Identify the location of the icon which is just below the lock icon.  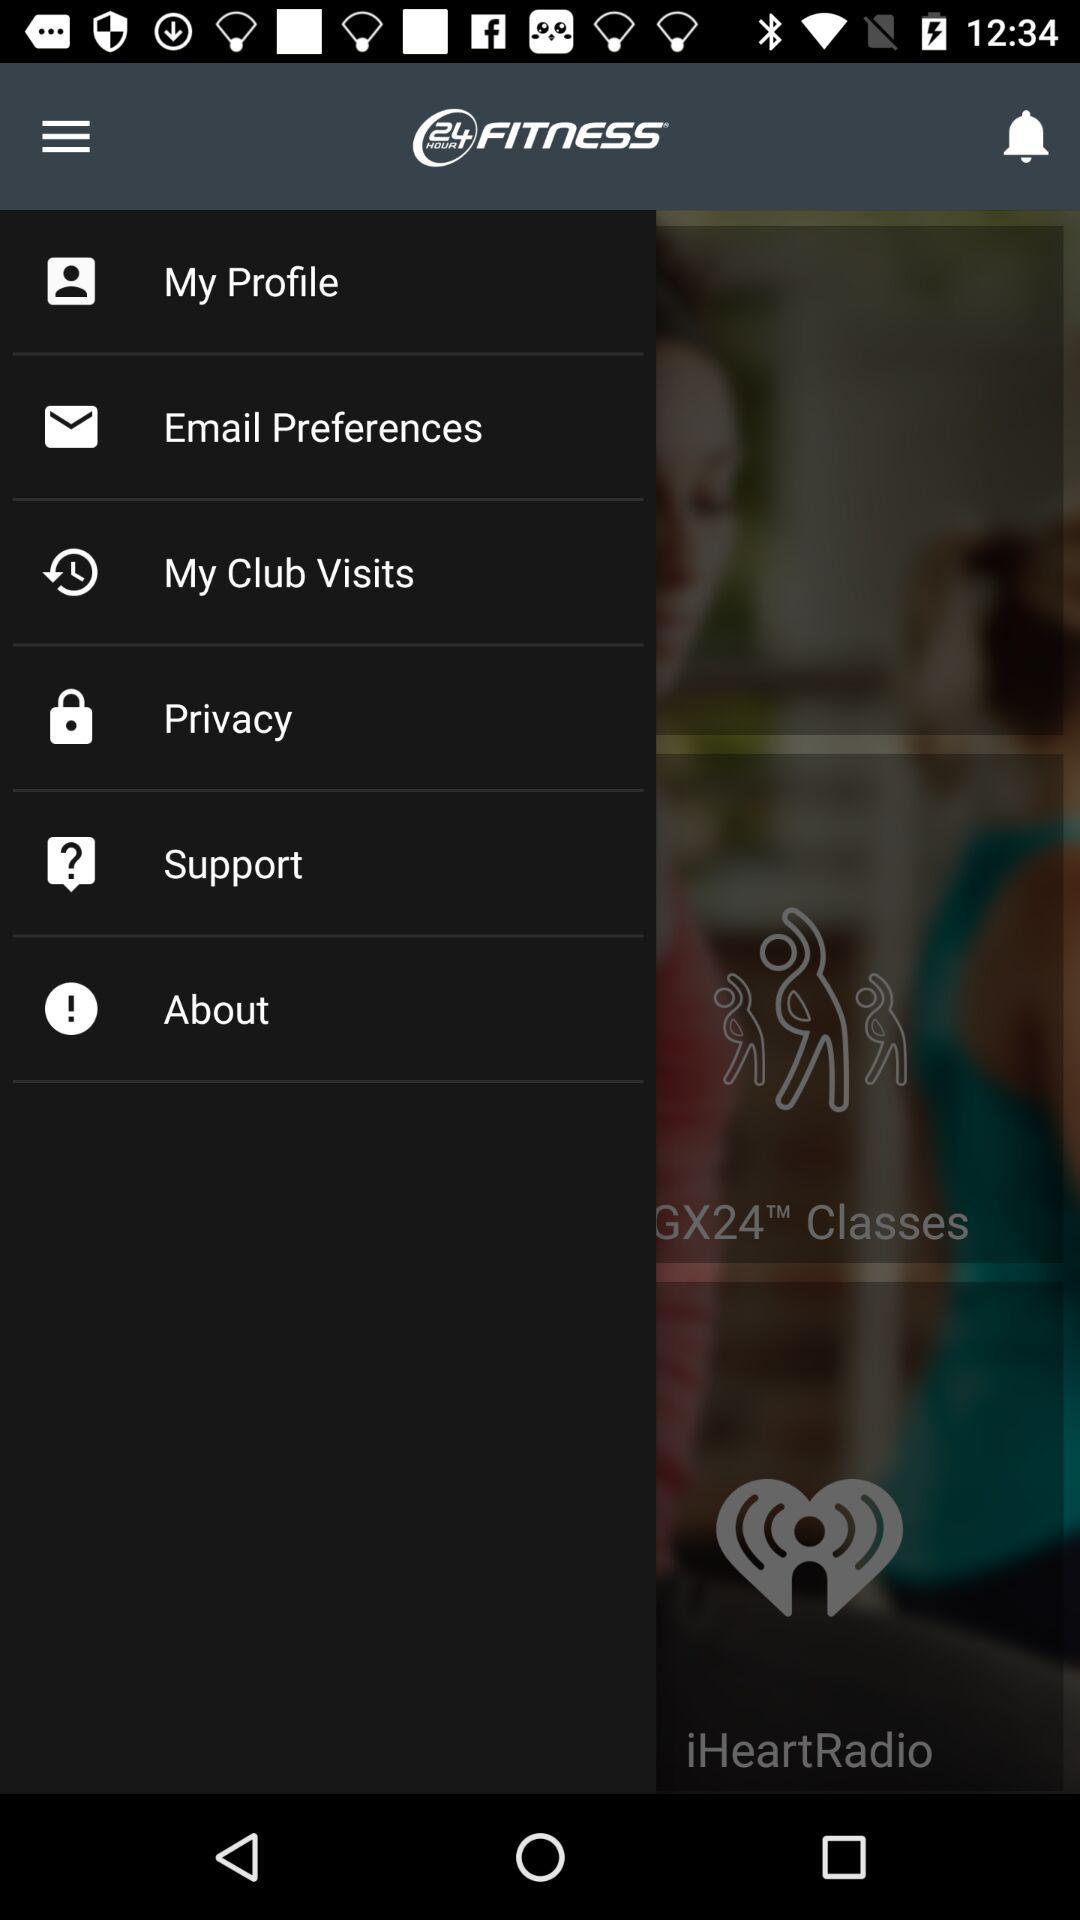
(70, 863).